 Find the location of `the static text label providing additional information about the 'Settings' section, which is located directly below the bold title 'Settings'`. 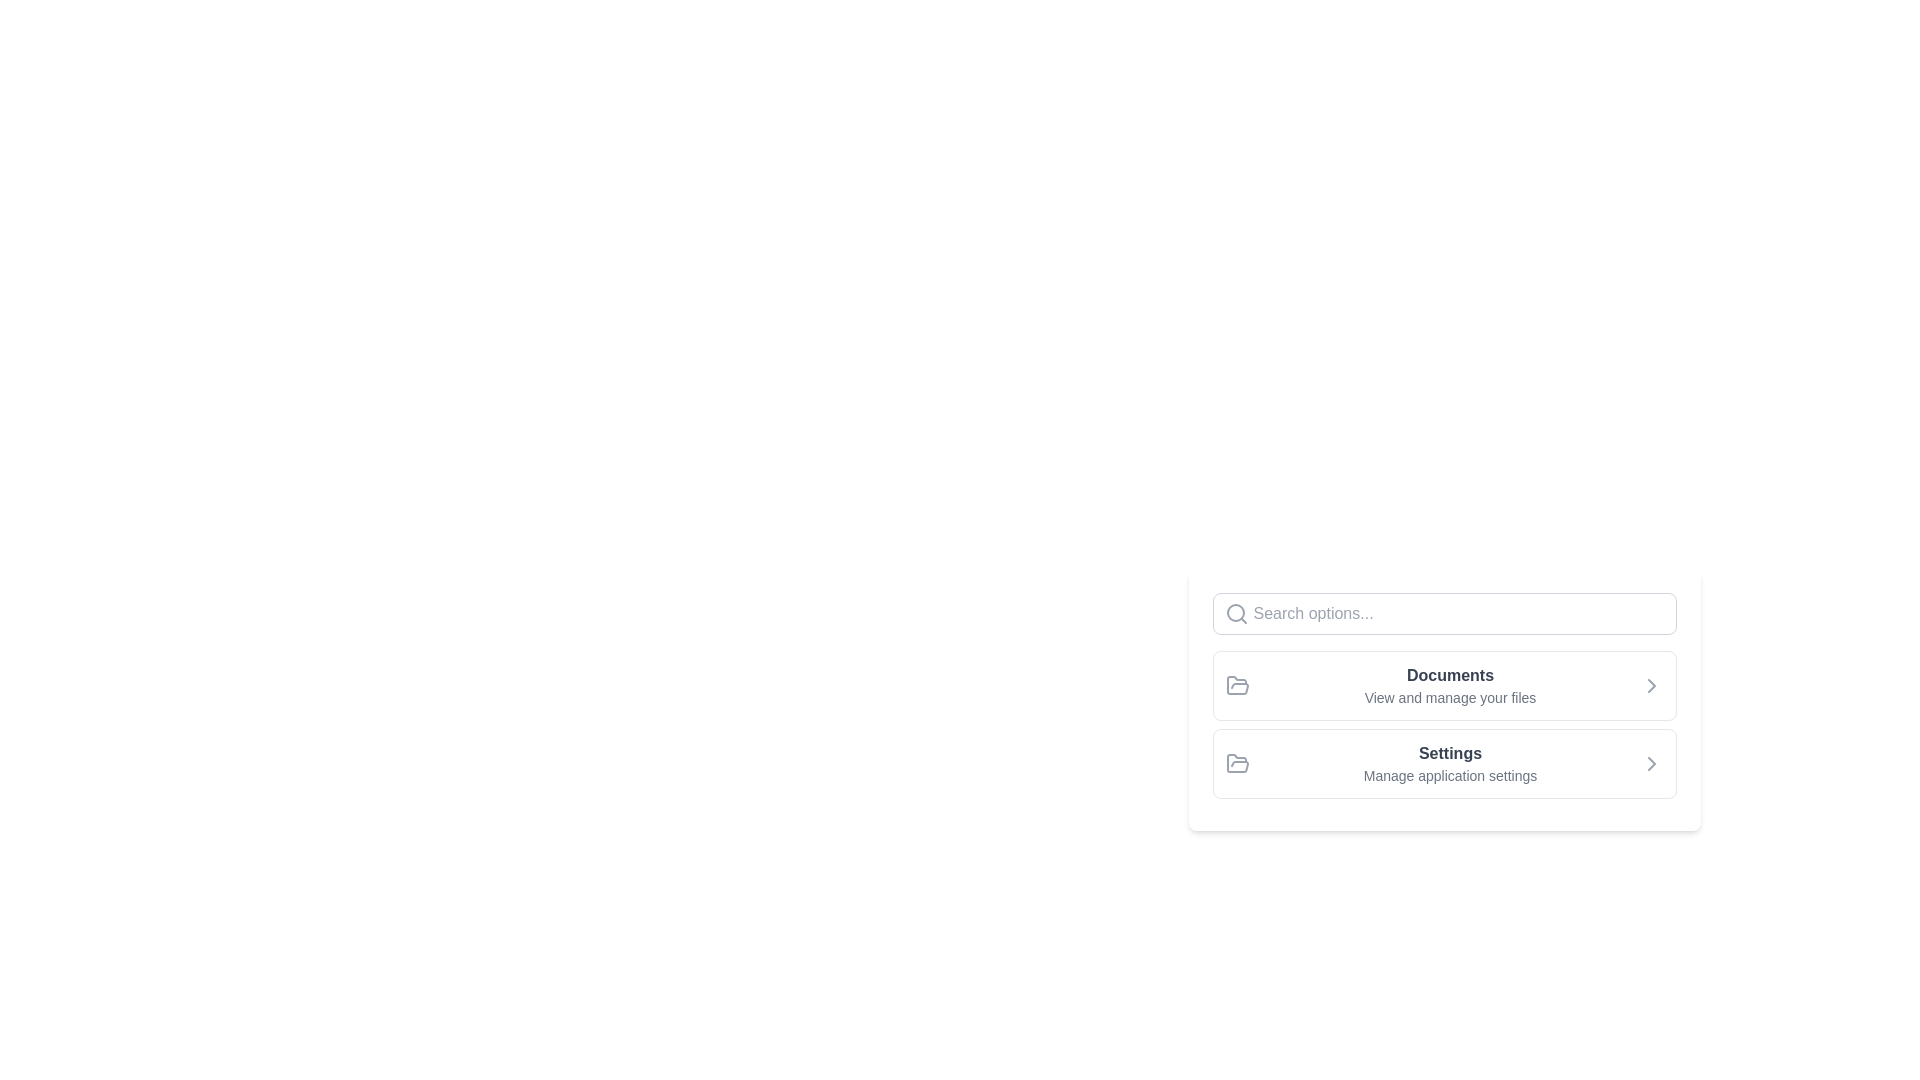

the static text label providing additional information about the 'Settings' section, which is located directly below the bold title 'Settings' is located at coordinates (1450, 774).